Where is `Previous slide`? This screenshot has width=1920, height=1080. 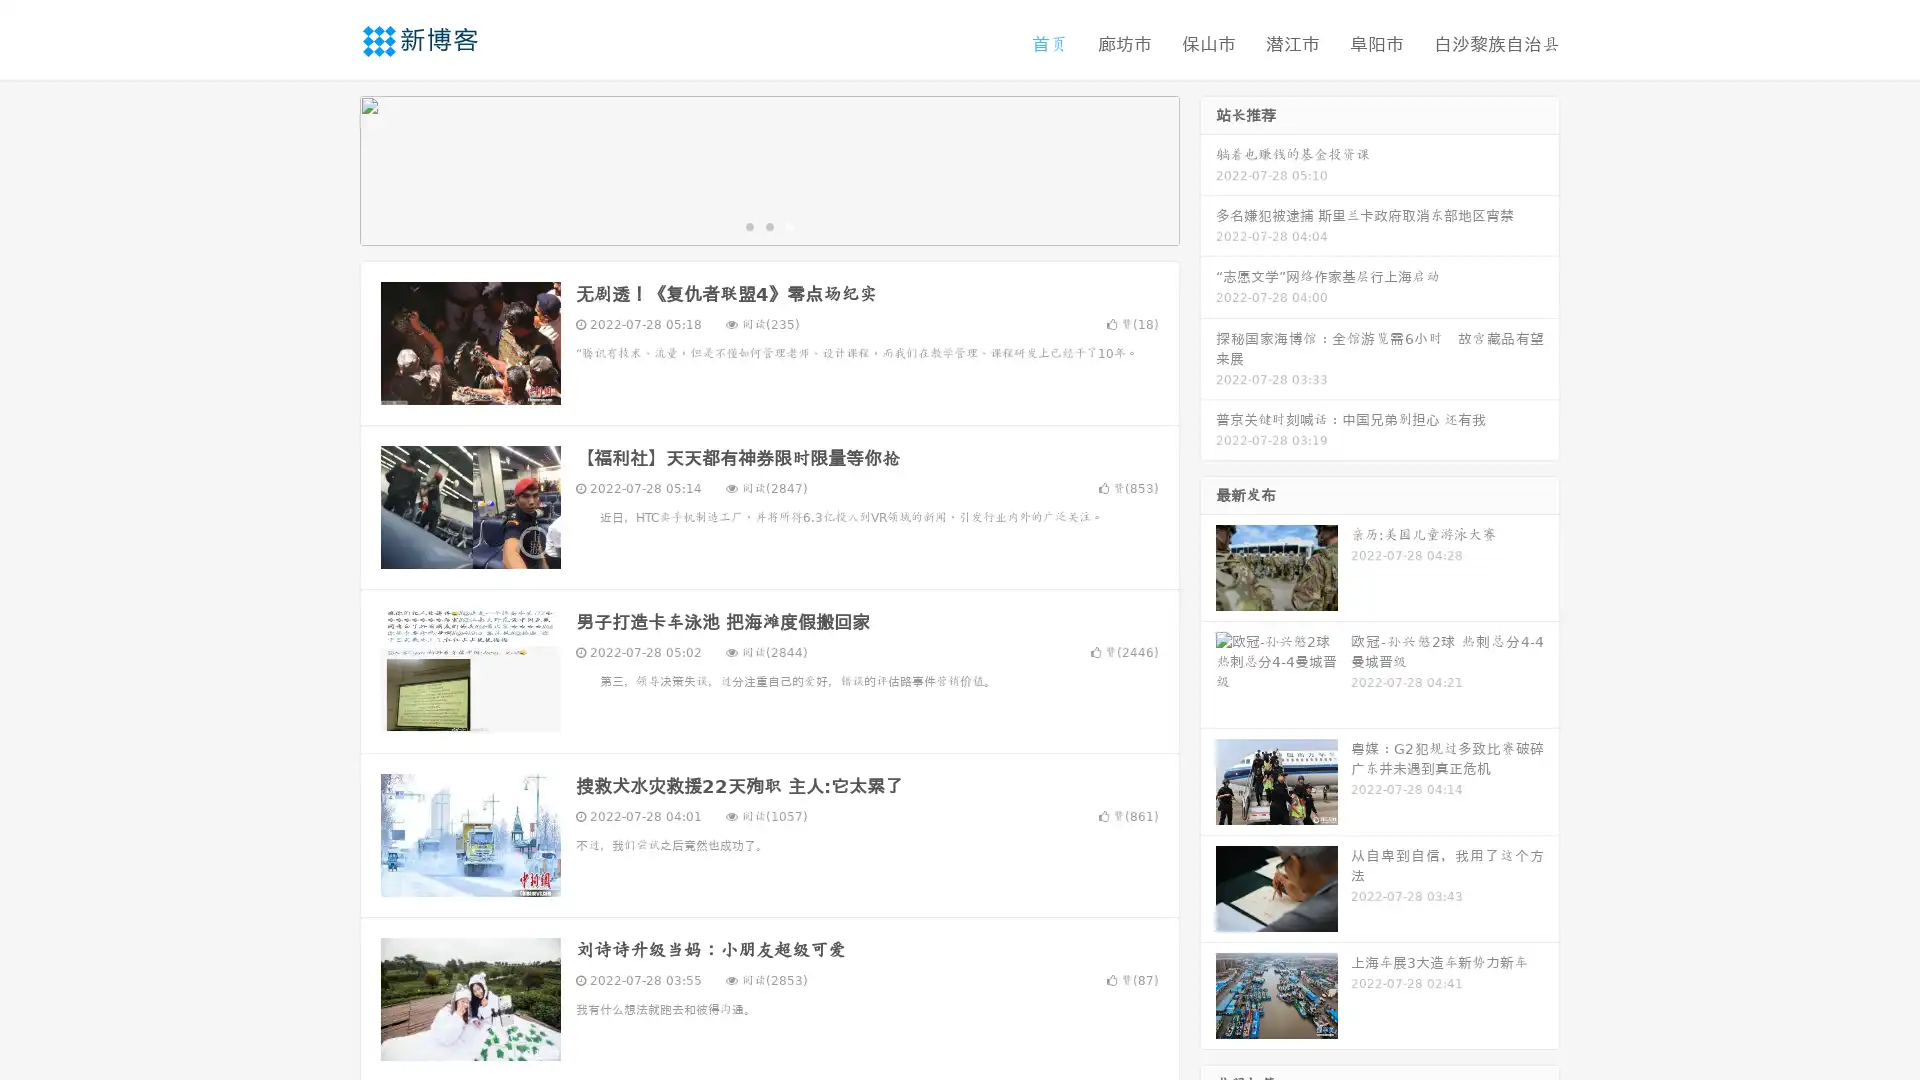 Previous slide is located at coordinates (330, 168).